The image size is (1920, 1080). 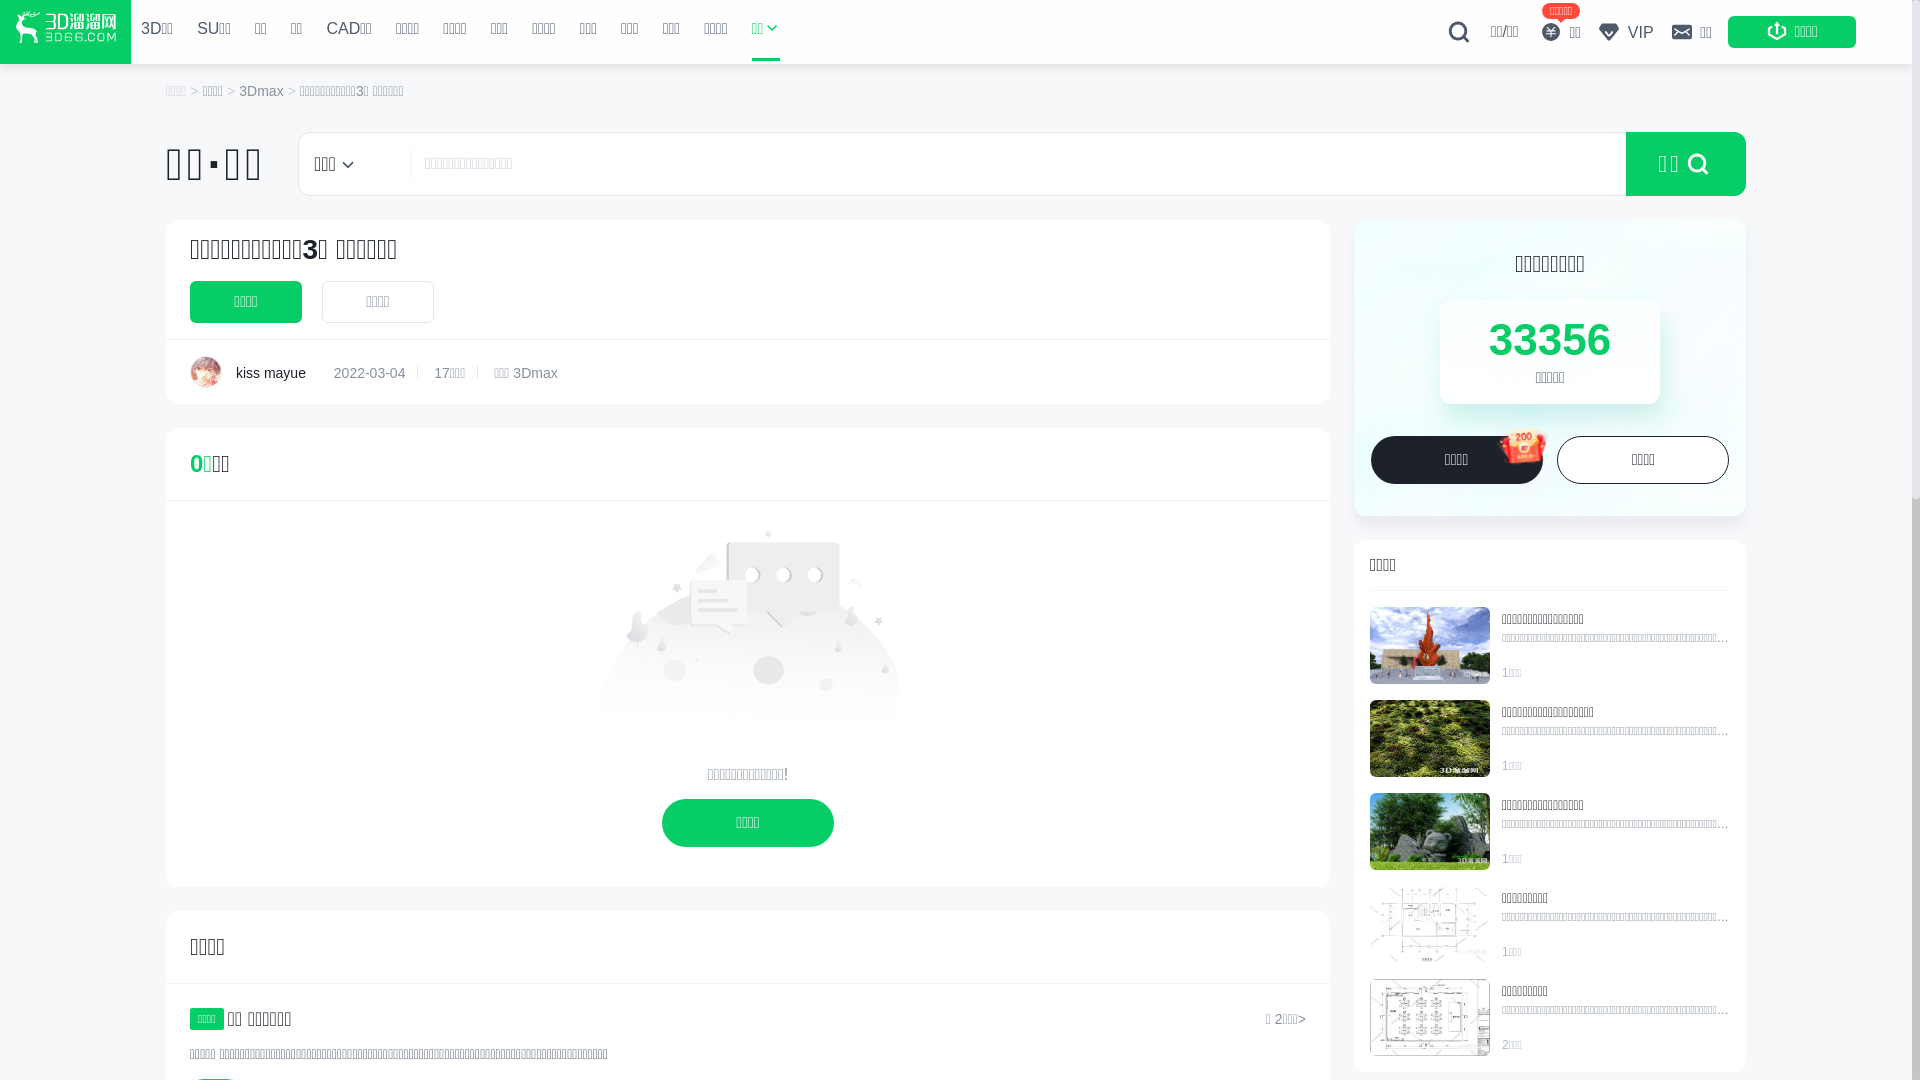 I want to click on '3Dmax', so click(x=262, y=91).